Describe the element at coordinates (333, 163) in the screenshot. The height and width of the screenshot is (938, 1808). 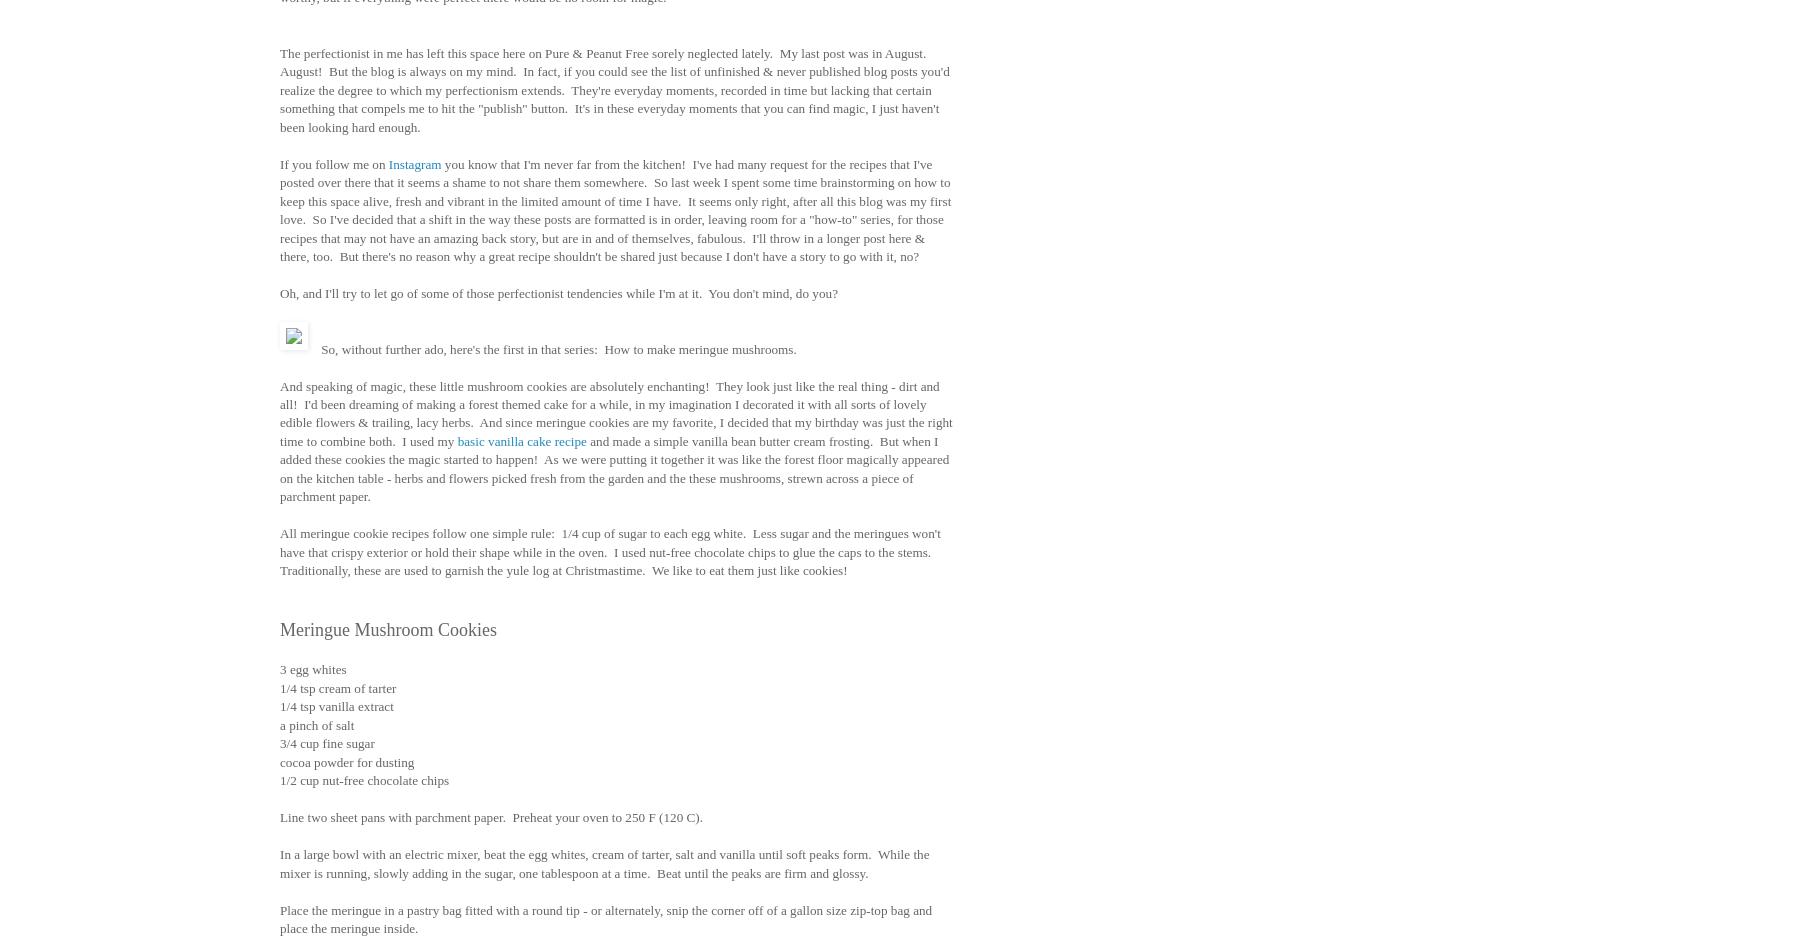
I see `'If you follow me on'` at that location.